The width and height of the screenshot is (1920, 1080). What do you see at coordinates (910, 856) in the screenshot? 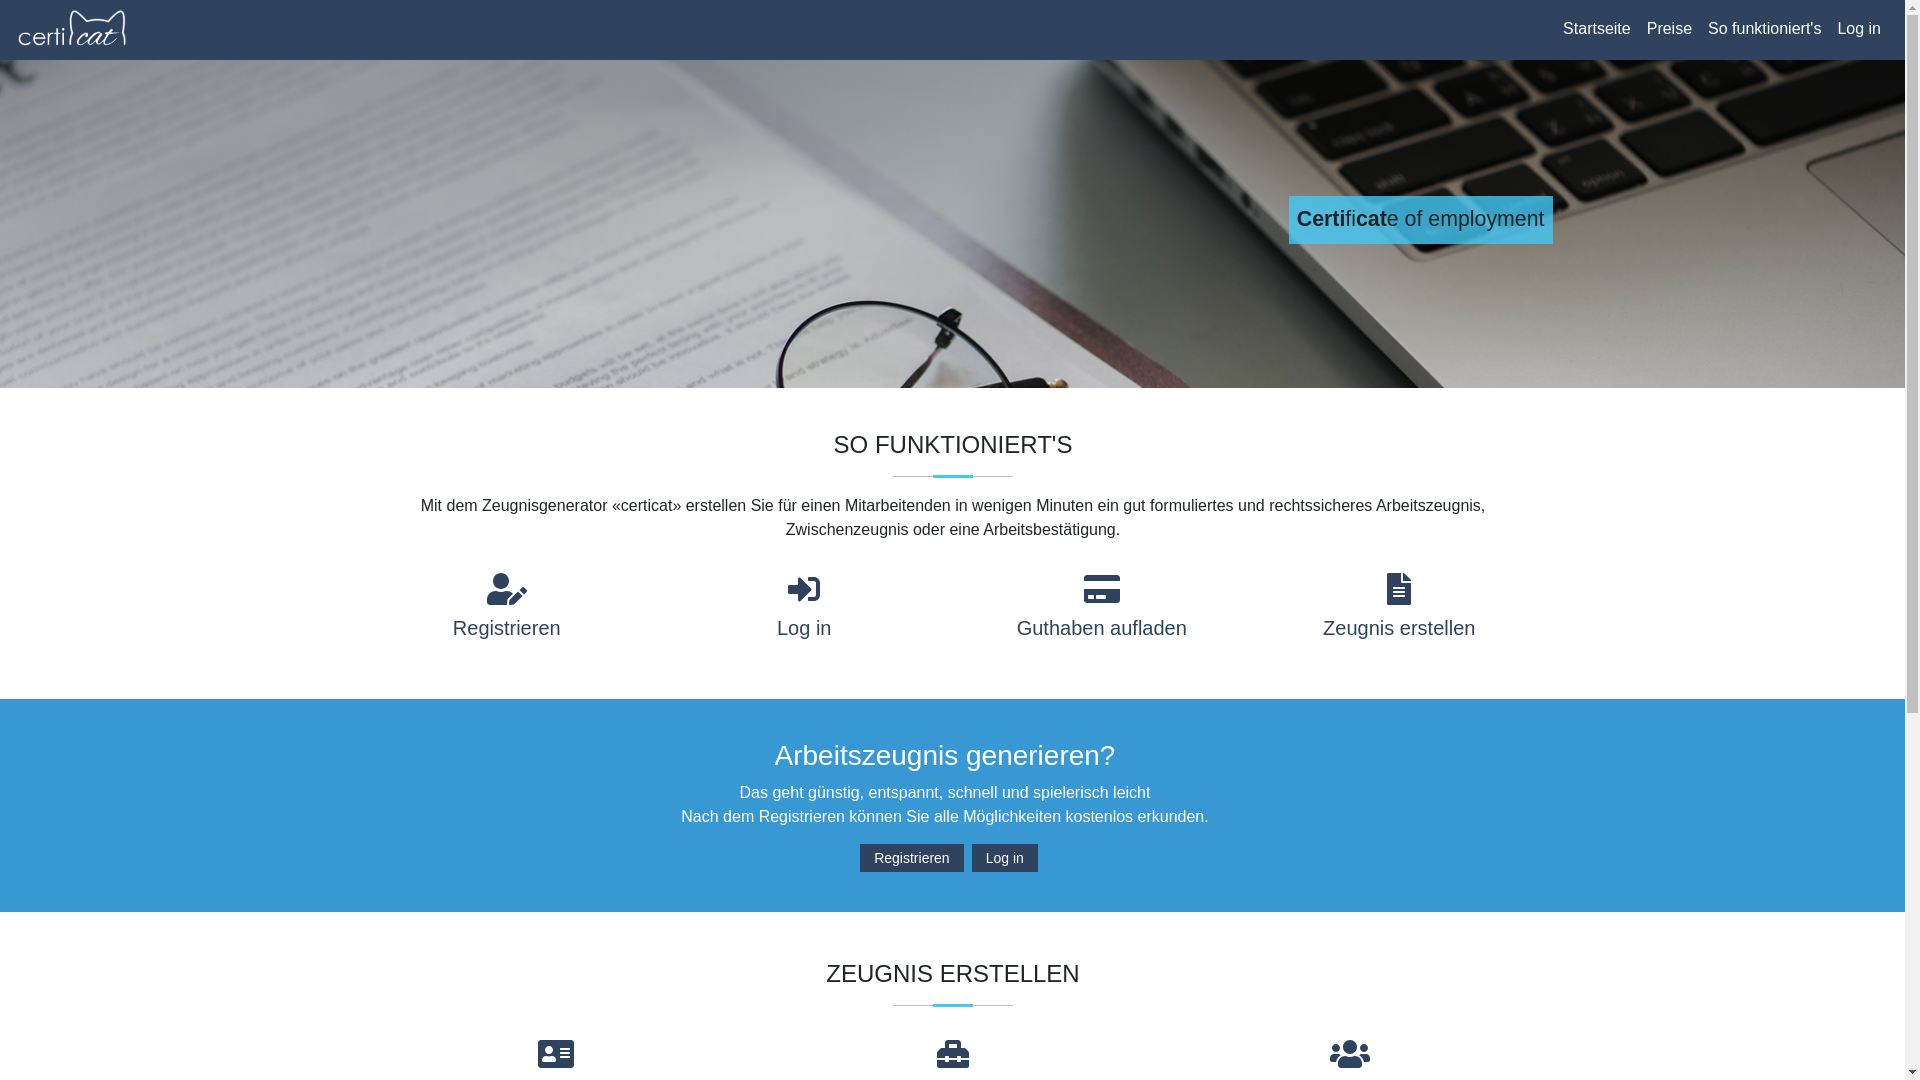
I see `'Registrieren'` at bounding box center [910, 856].